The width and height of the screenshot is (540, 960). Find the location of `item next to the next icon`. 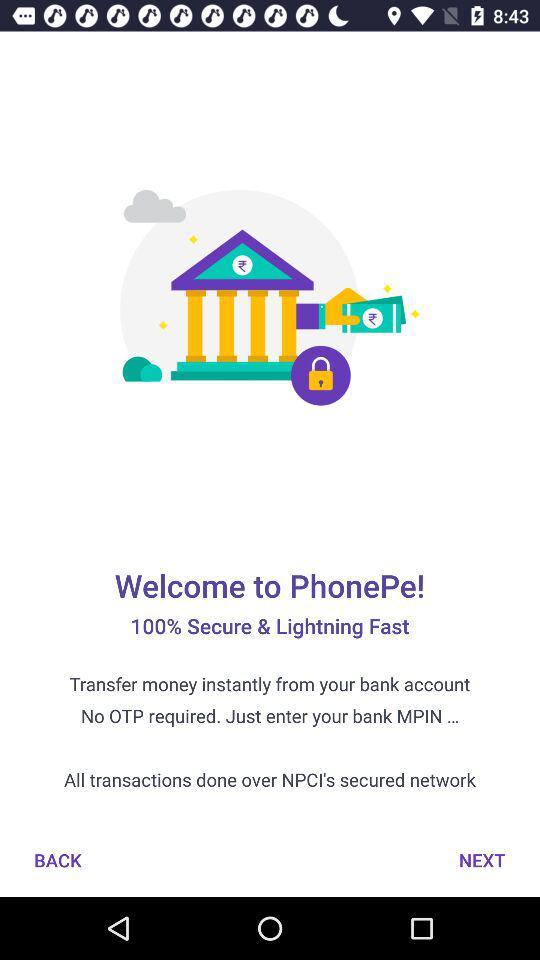

item next to the next icon is located at coordinates (57, 859).